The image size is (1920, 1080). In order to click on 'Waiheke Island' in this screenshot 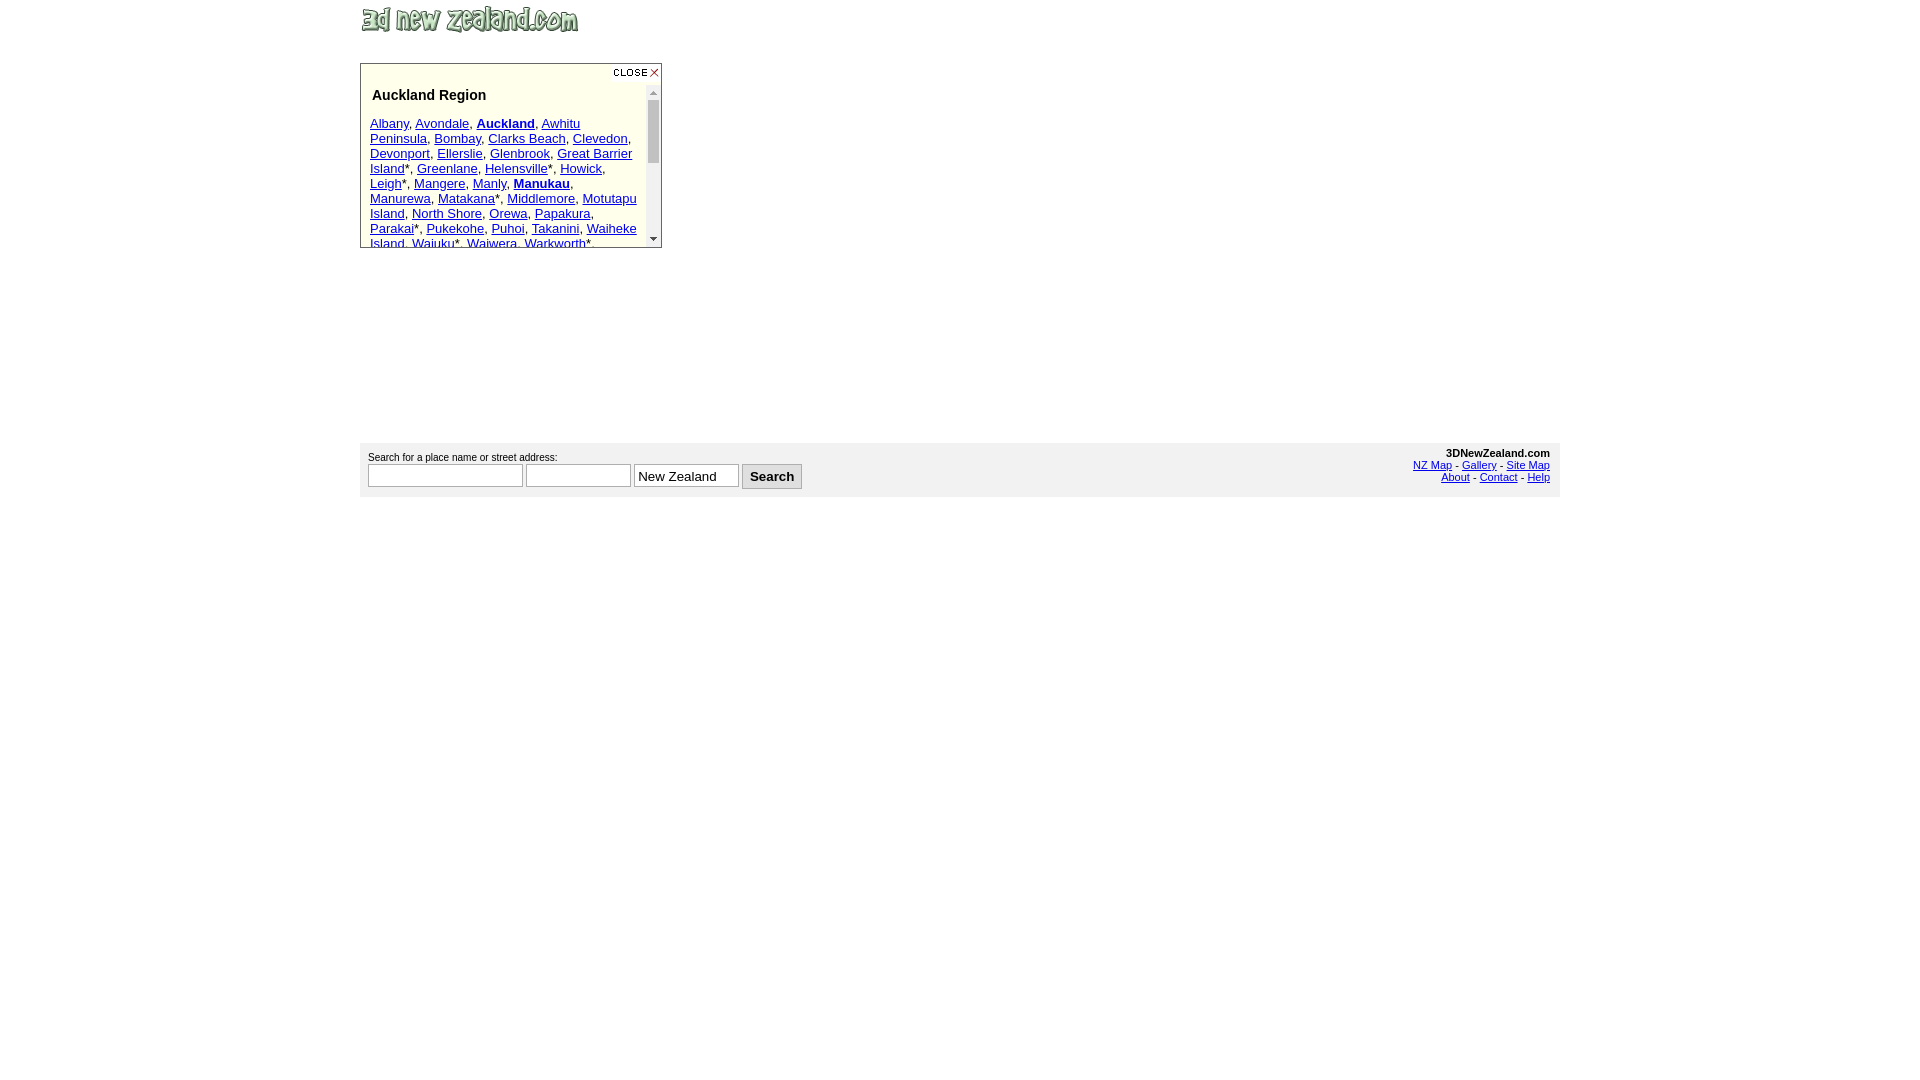, I will do `click(503, 234)`.